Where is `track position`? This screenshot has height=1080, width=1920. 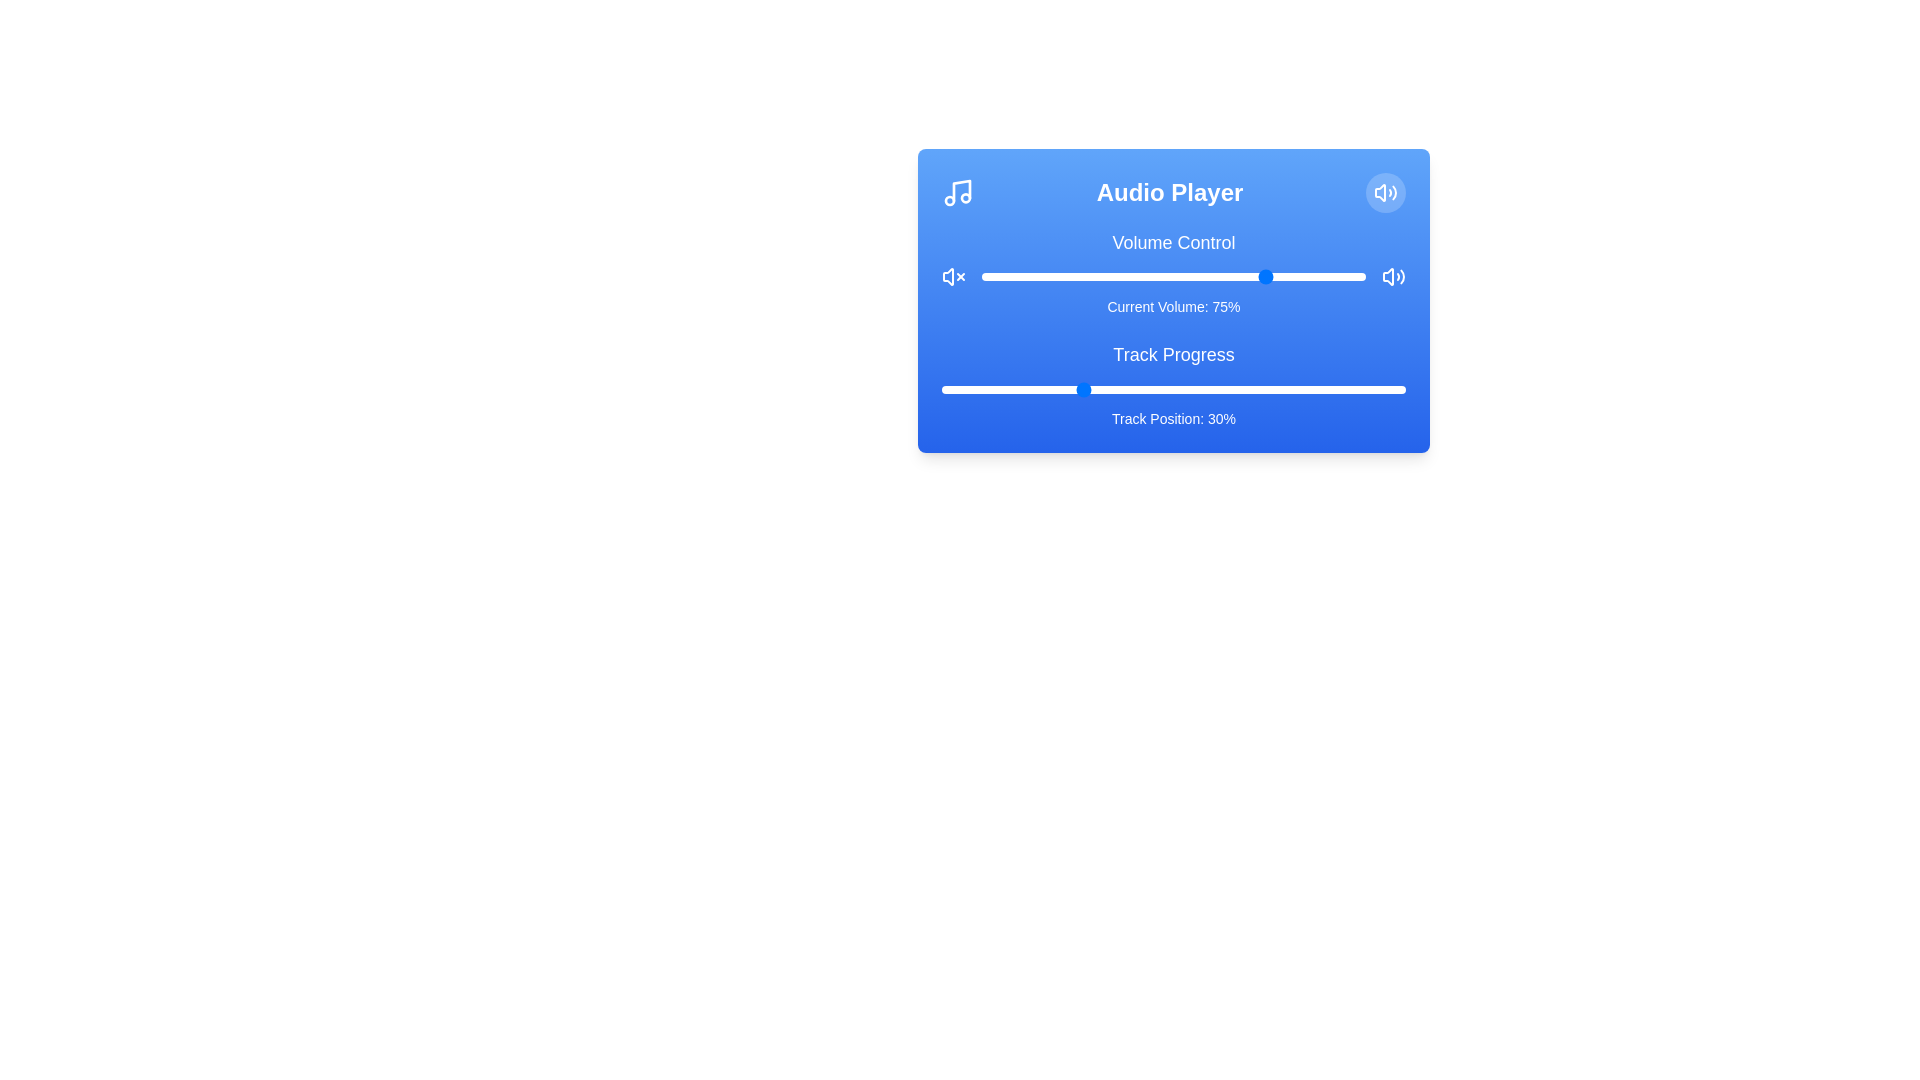 track position is located at coordinates (1094, 389).